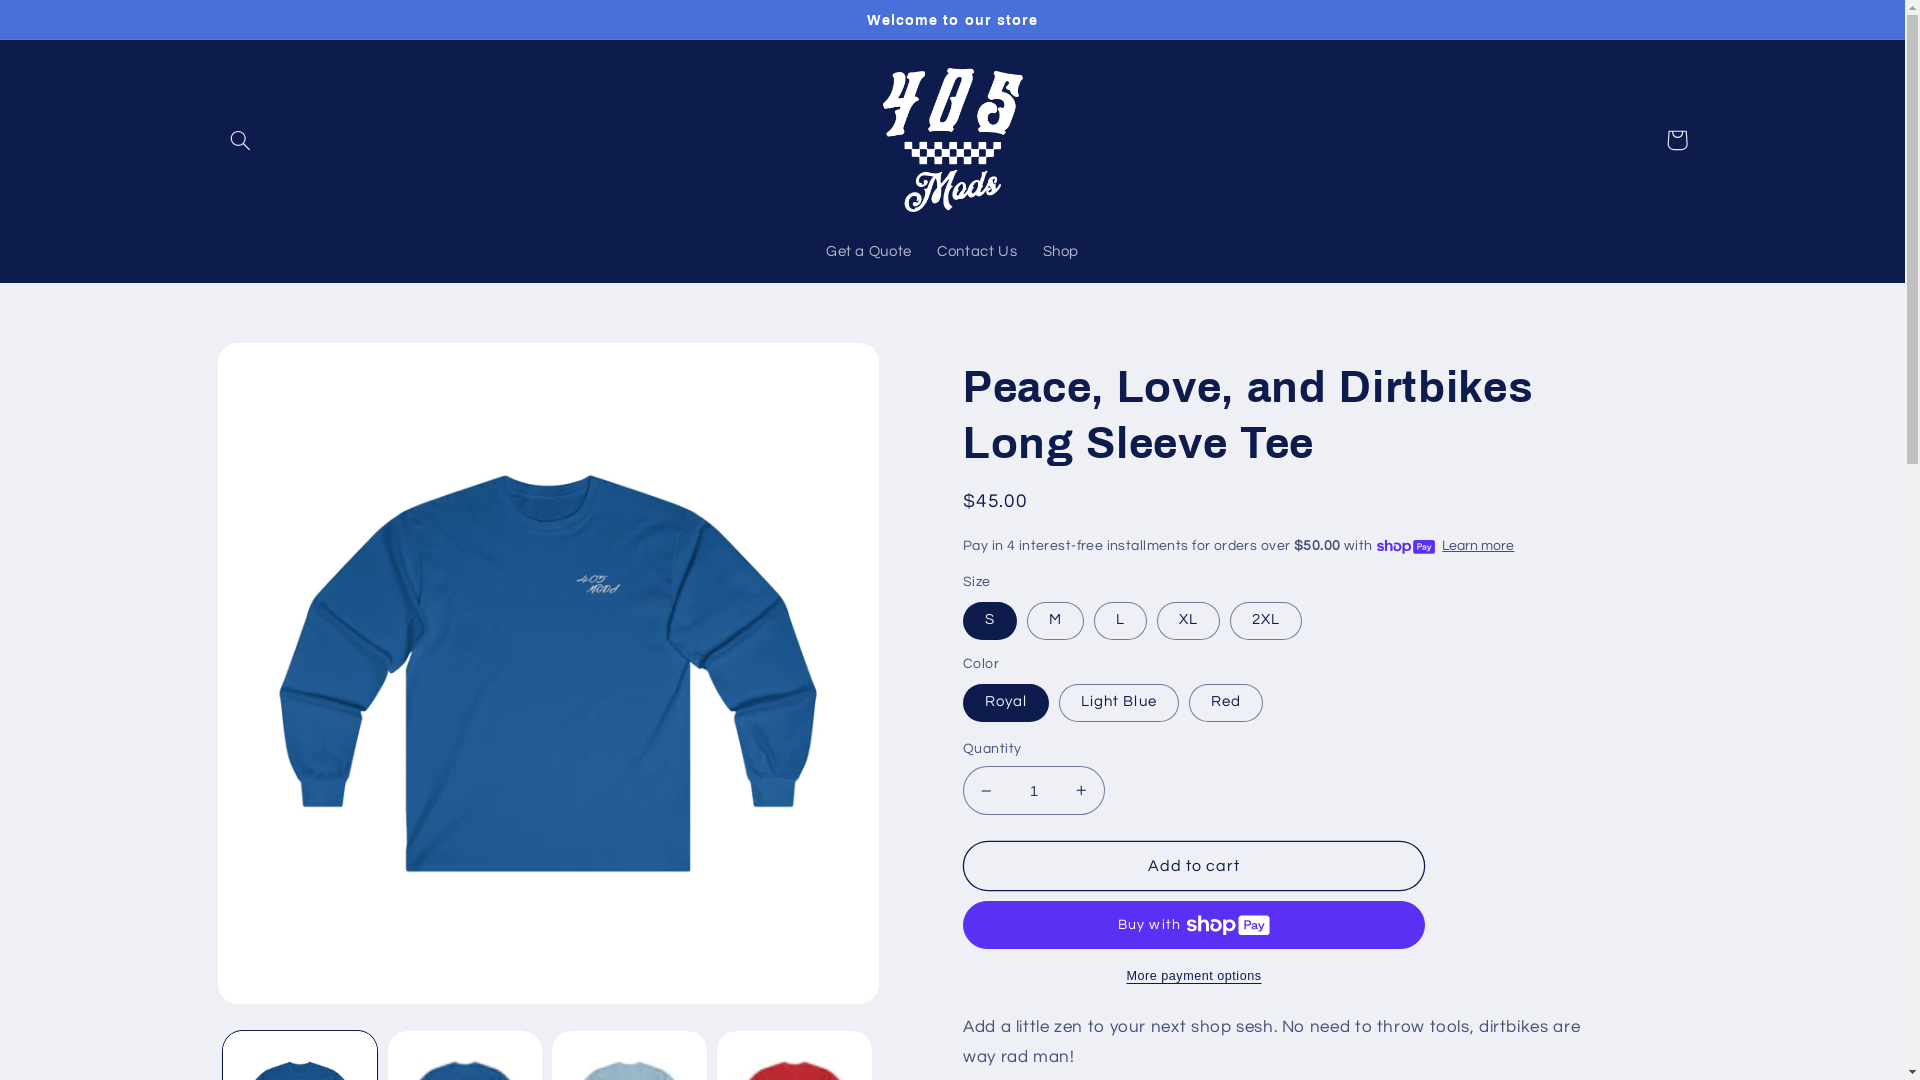 This screenshot has height=1080, width=1920. I want to click on 'Get a Quote', so click(868, 252).